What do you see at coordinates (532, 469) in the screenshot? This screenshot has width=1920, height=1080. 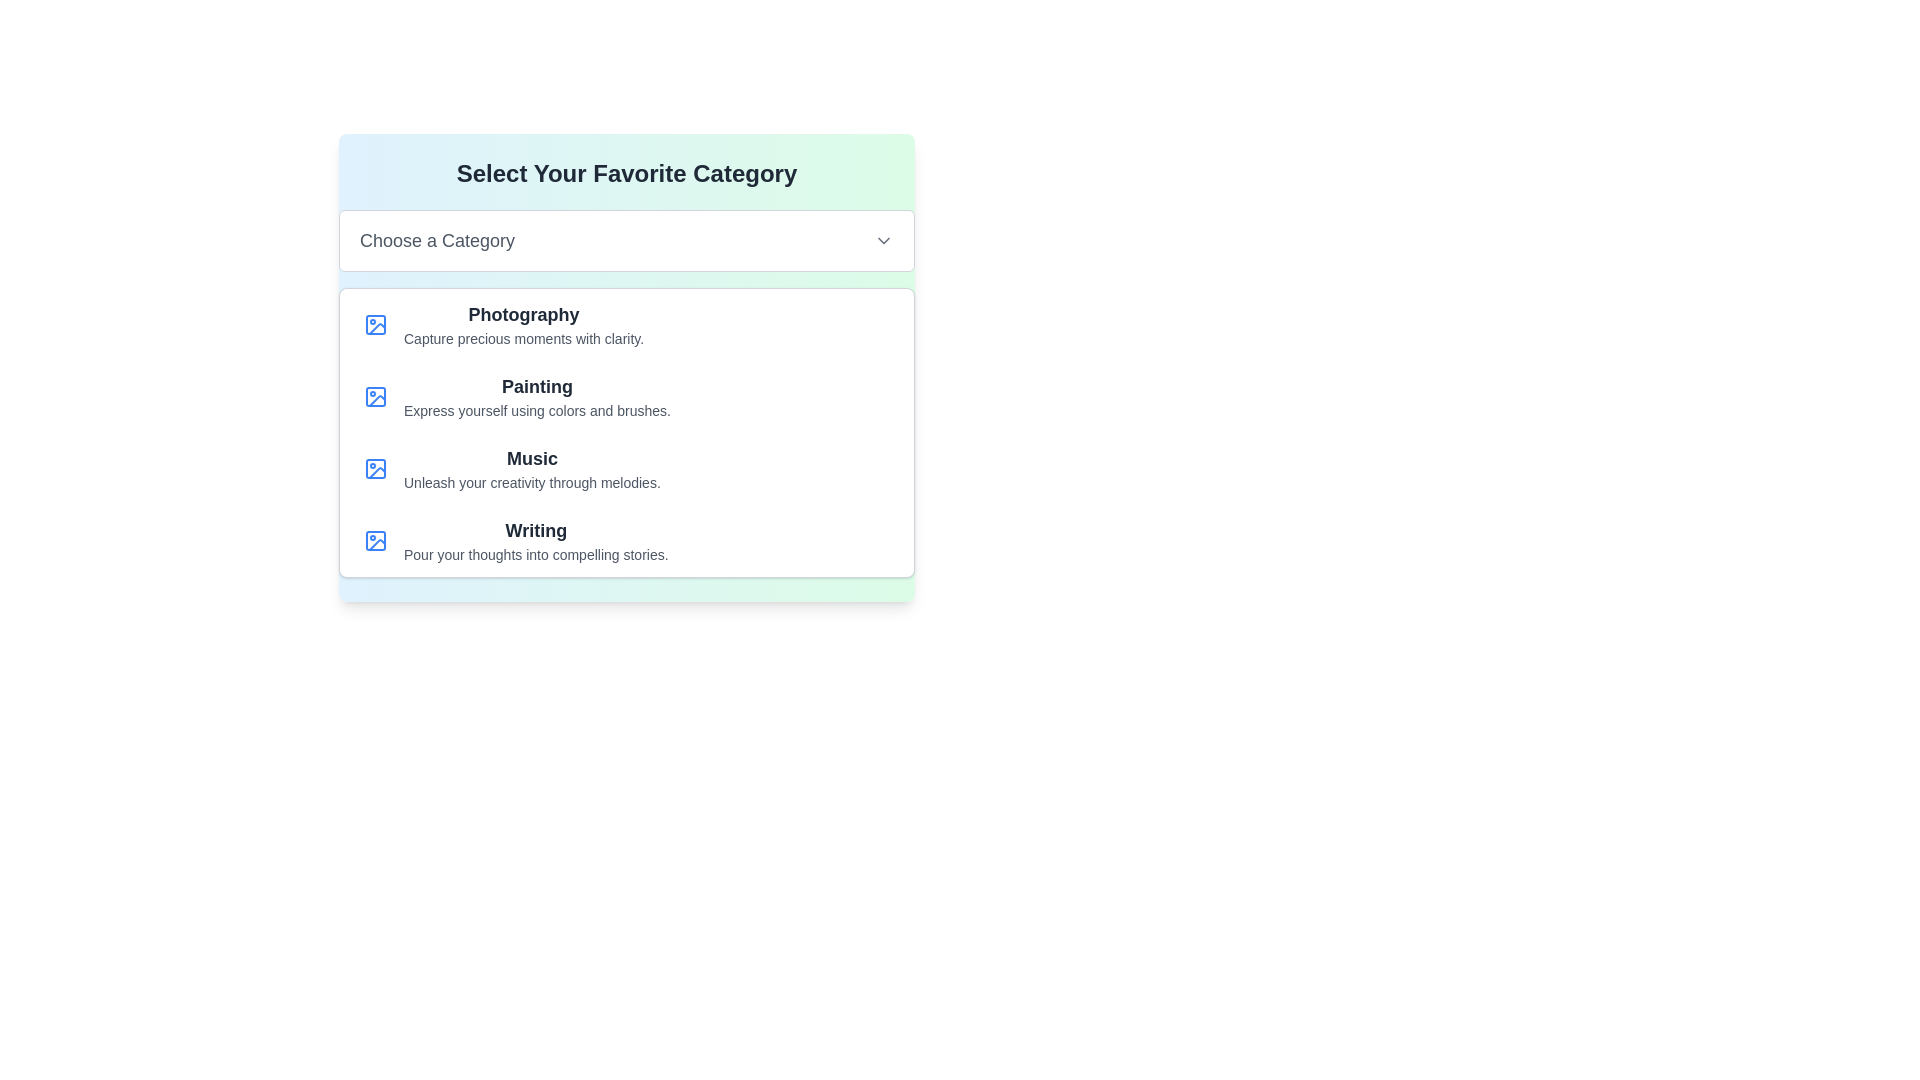 I see `the third category item in the vertical list, which has a text heading and description for creativity-related themes` at bounding box center [532, 469].